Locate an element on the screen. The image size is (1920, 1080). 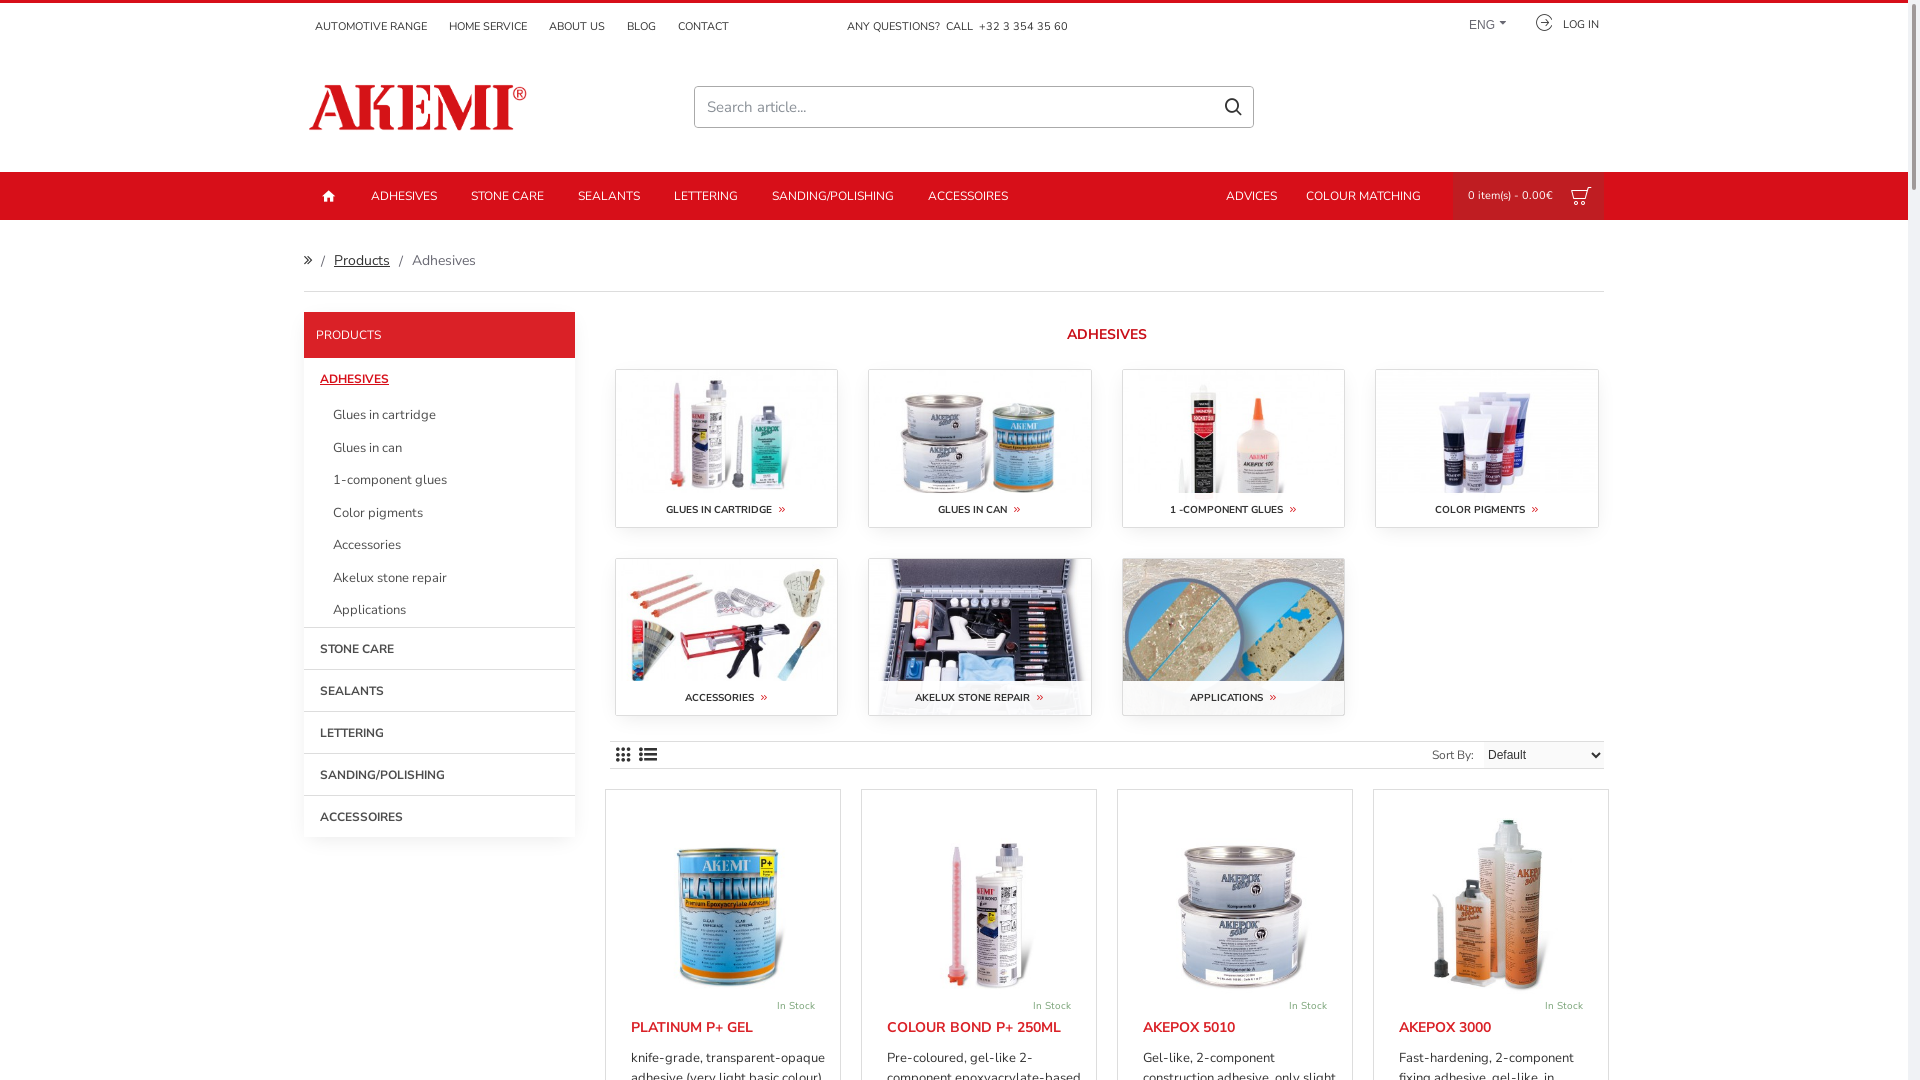
'HOME SERVICE' is located at coordinates (488, 27).